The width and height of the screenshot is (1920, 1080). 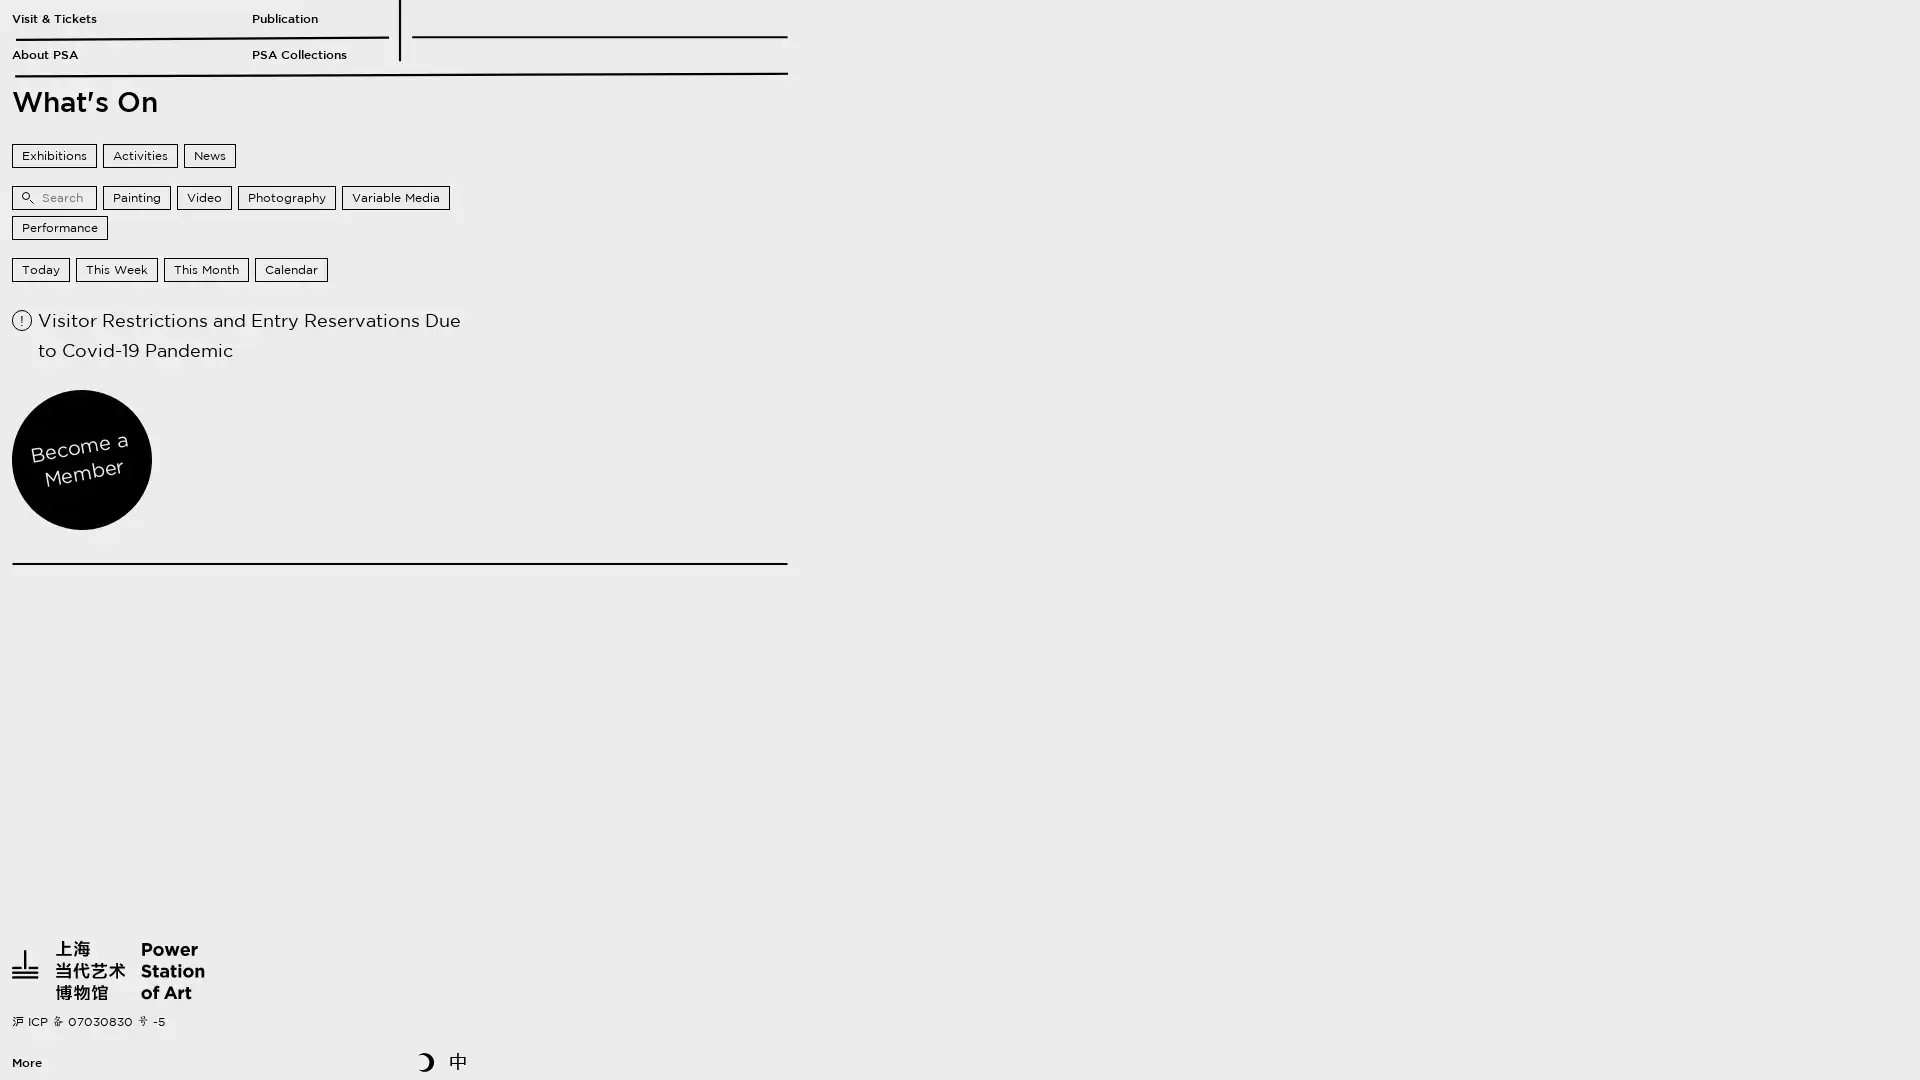 I want to click on Video, so click(x=204, y=197).